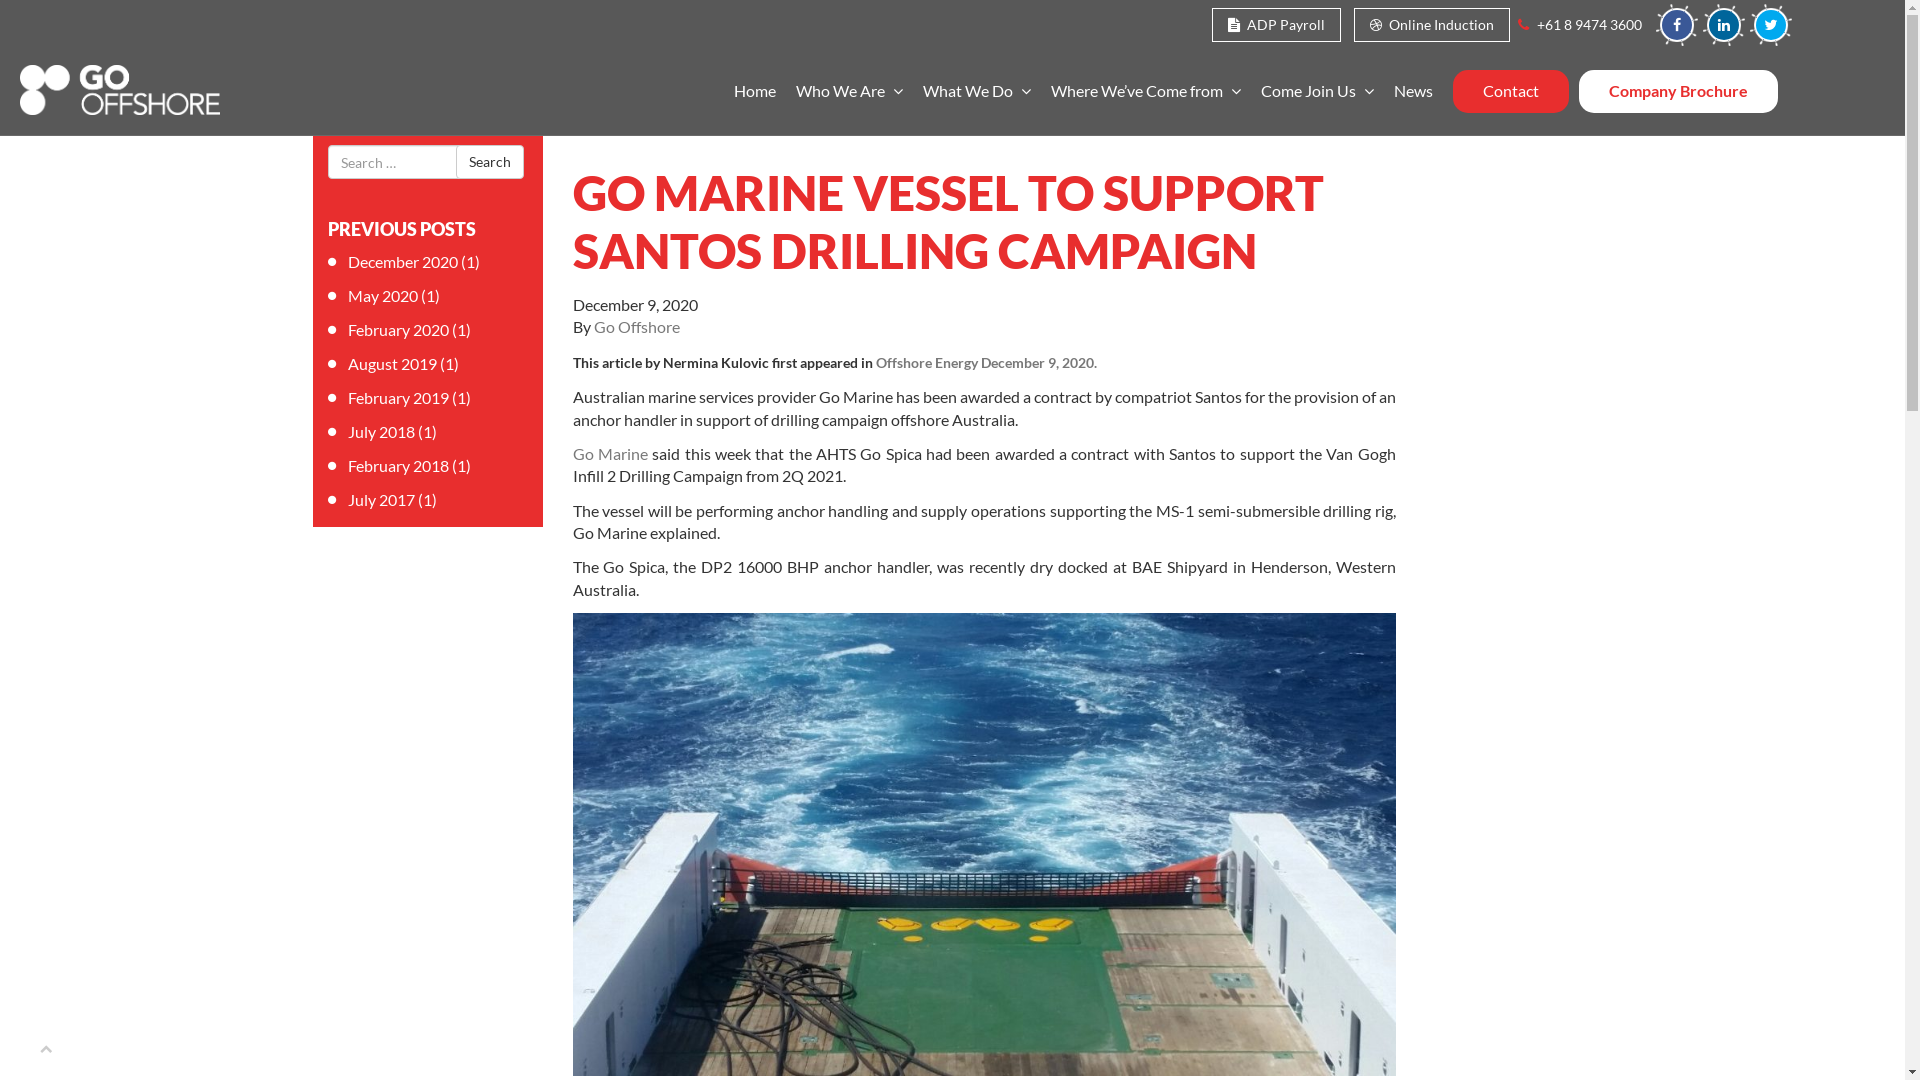 The height and width of the screenshot is (1080, 1920). Describe the element at coordinates (1677, 91) in the screenshot. I see `'Company Brochure'` at that location.